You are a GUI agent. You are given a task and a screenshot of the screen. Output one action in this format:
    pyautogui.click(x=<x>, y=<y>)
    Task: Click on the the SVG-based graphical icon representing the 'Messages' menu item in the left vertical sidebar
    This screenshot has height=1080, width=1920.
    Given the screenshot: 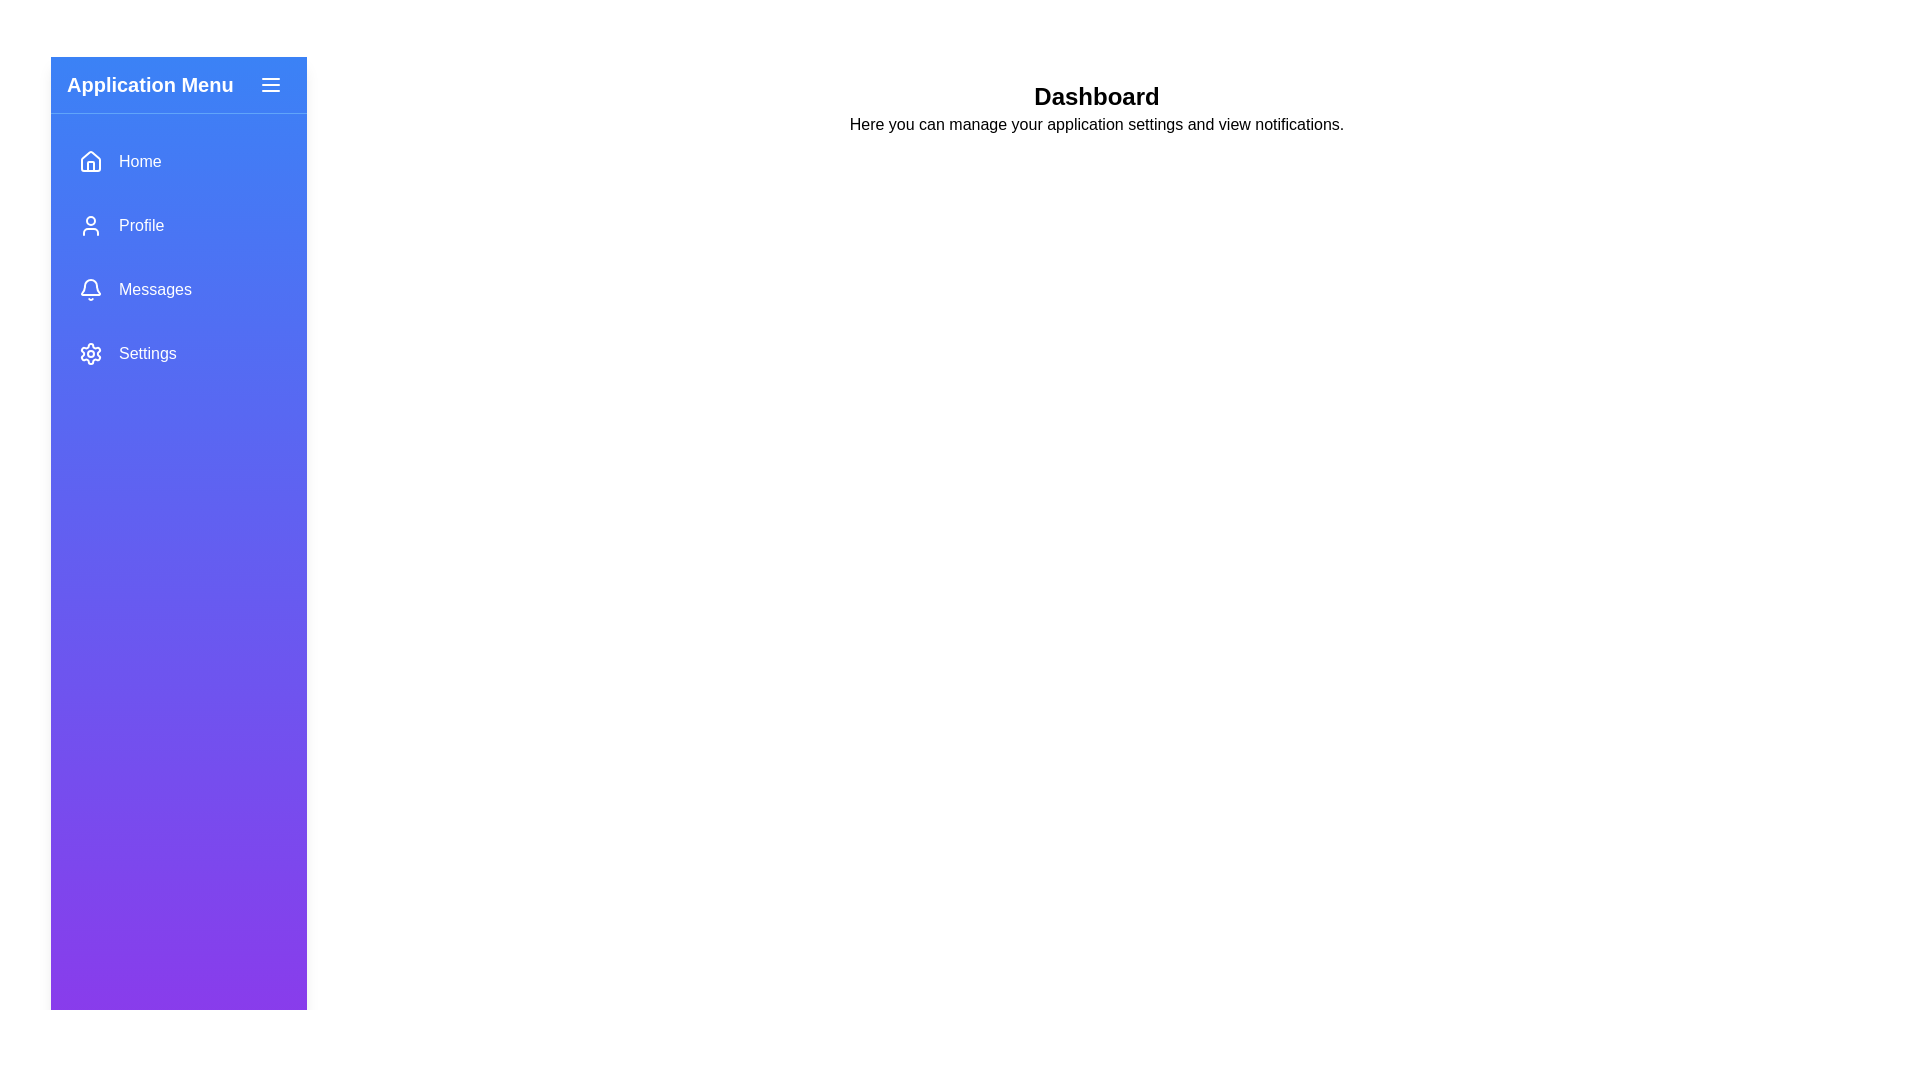 What is the action you would take?
    pyautogui.click(x=90, y=289)
    